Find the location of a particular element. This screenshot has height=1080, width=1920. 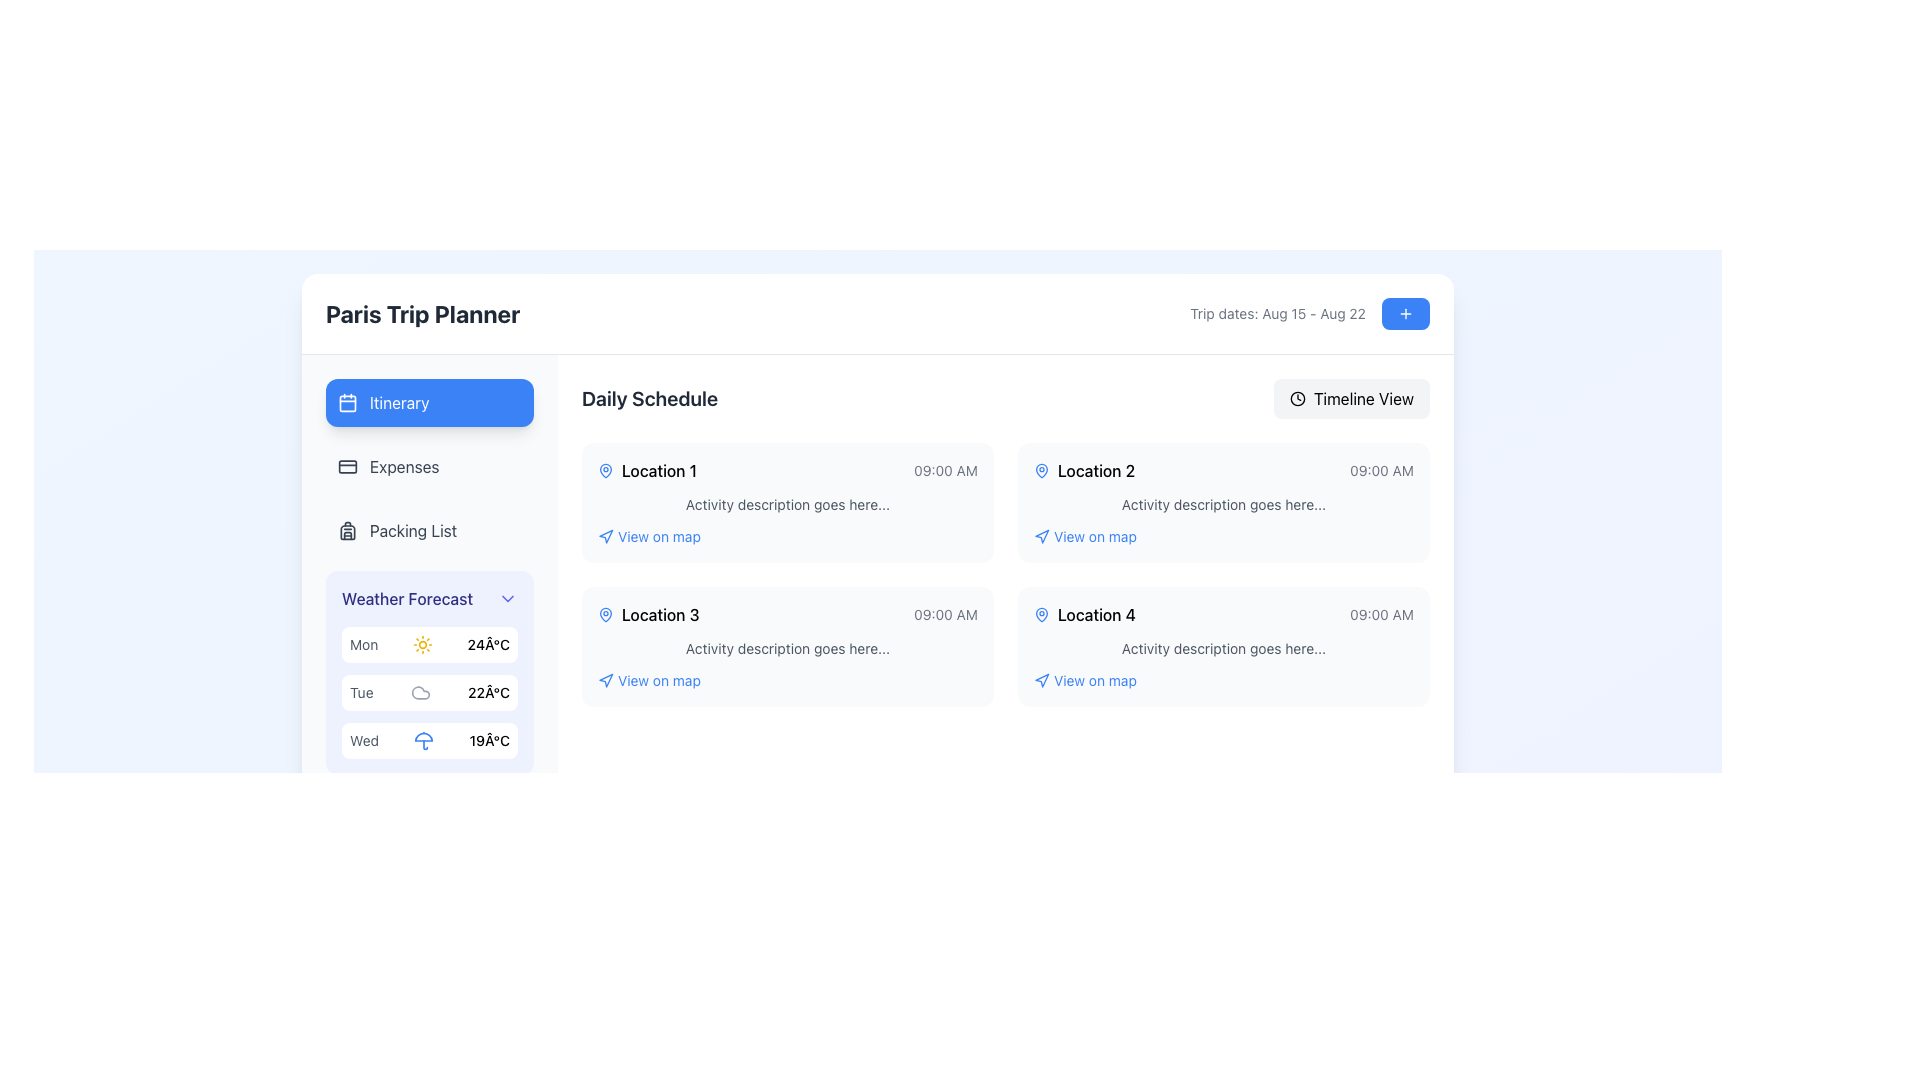

the interactive link or button labeled 'Location 4' within the fourth card of the 'Daily Schedule' section to visualize its clickable nature is located at coordinates (1223, 680).